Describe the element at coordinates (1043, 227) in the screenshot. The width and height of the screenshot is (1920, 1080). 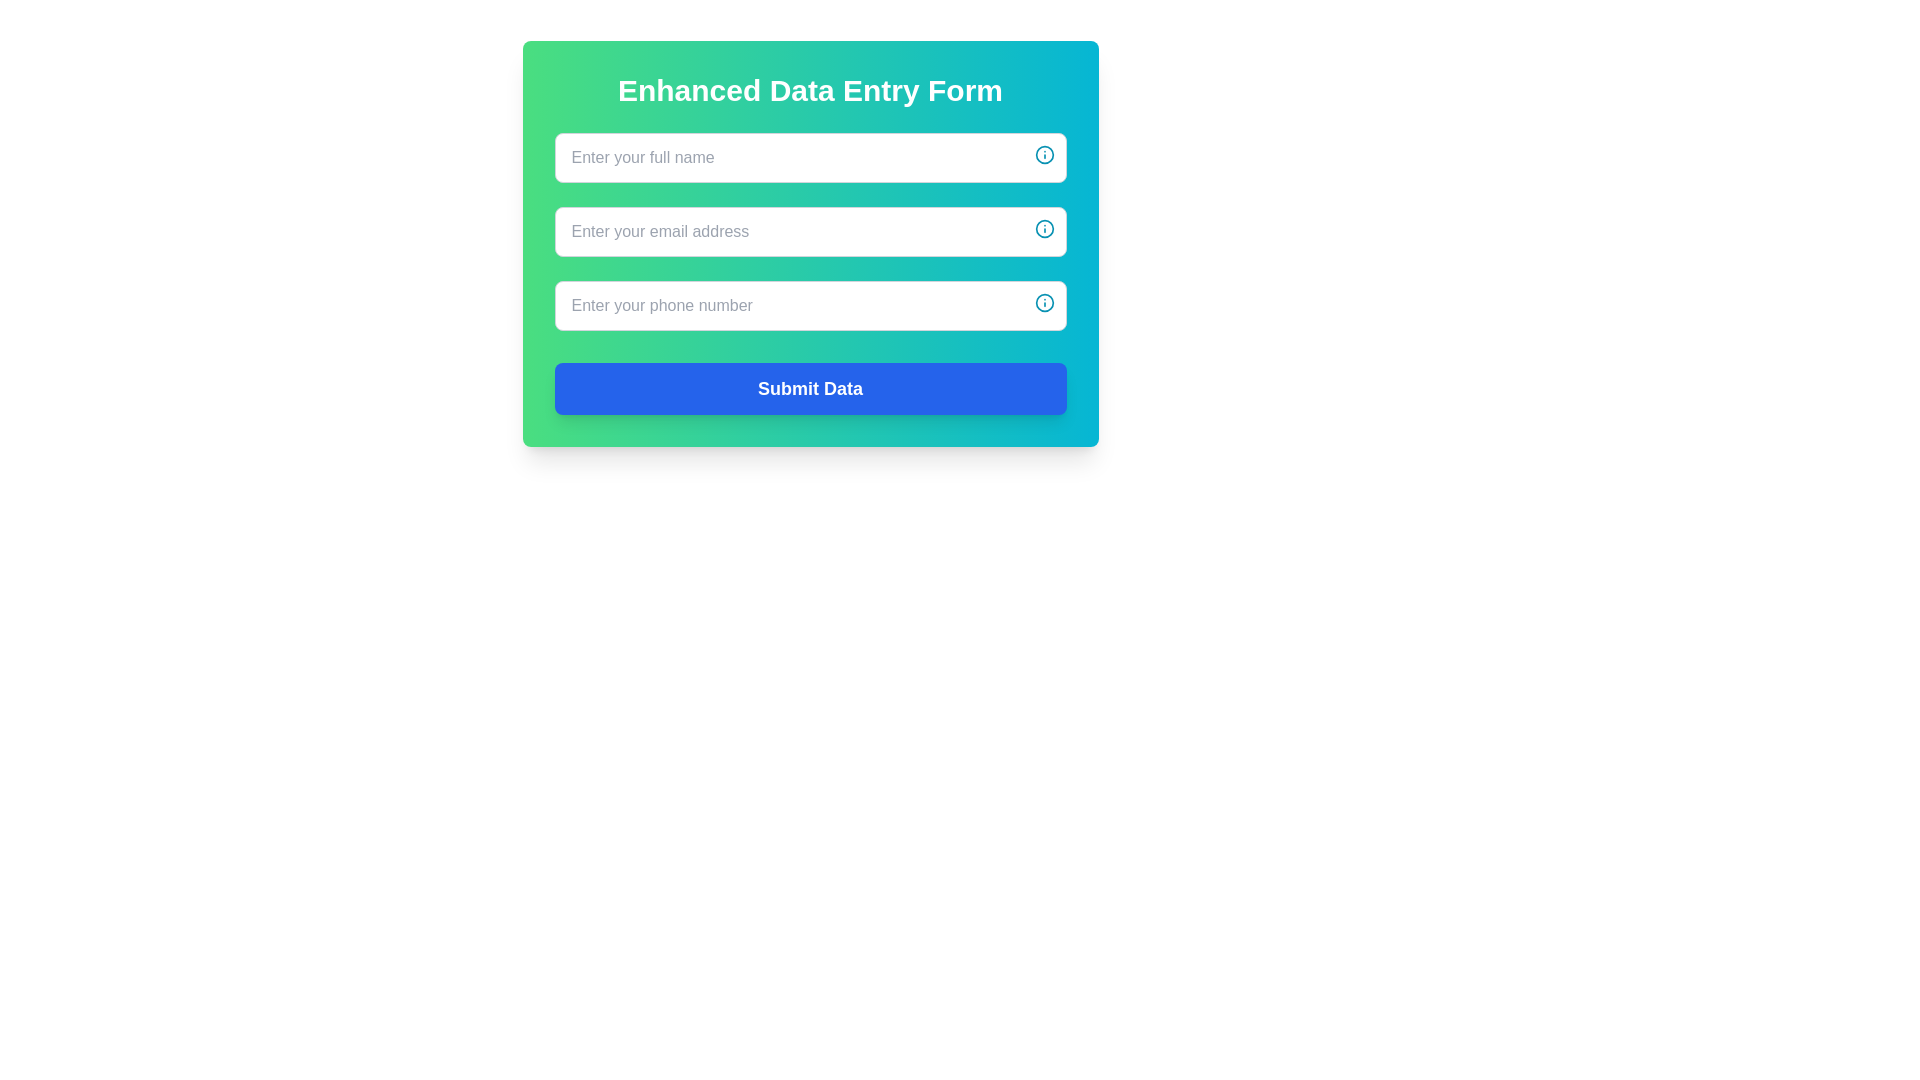
I see `the informational icon located at the far-right of the 'Enter your email address' input field to display further information or a tooltip` at that location.